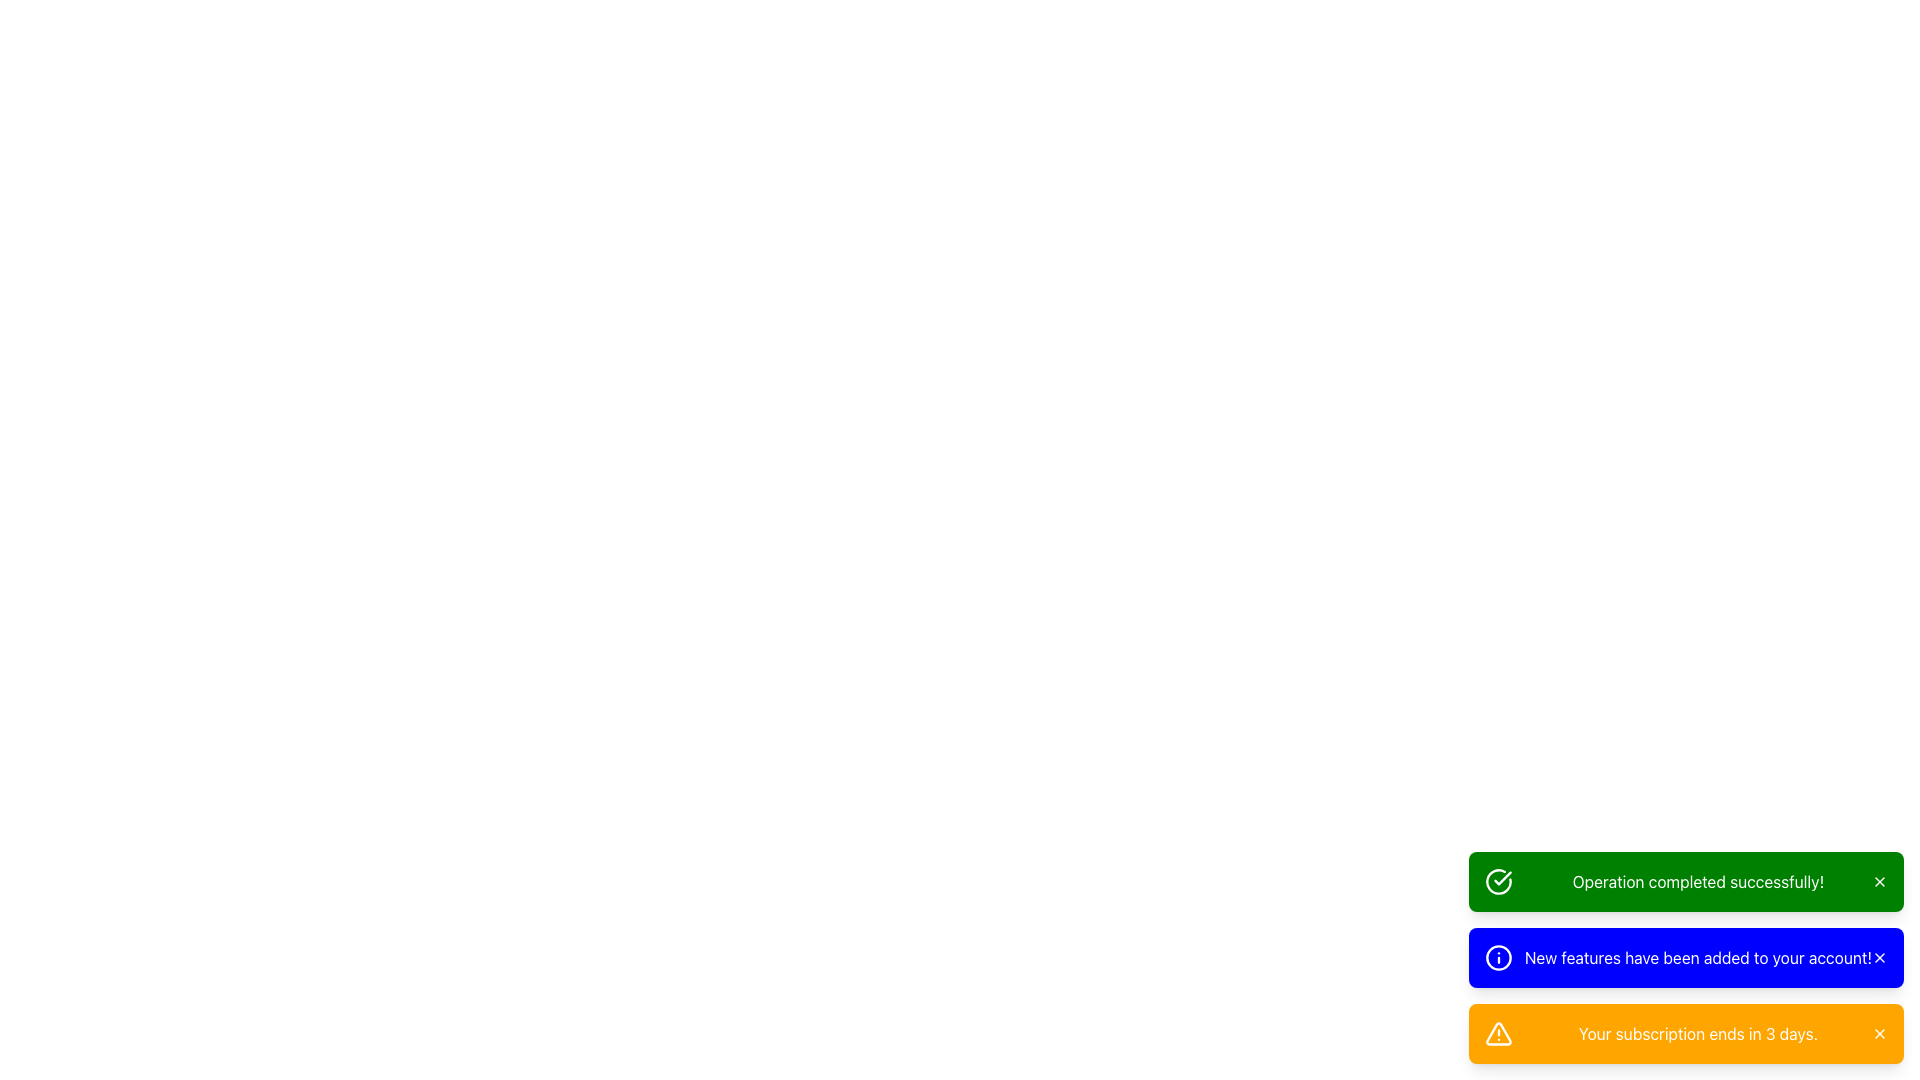 Image resolution: width=1920 pixels, height=1080 pixels. Describe the element at coordinates (1498, 956) in the screenshot. I see `the circular information icon with a blue background and white border, which features an encircled 'i' in the center` at that location.